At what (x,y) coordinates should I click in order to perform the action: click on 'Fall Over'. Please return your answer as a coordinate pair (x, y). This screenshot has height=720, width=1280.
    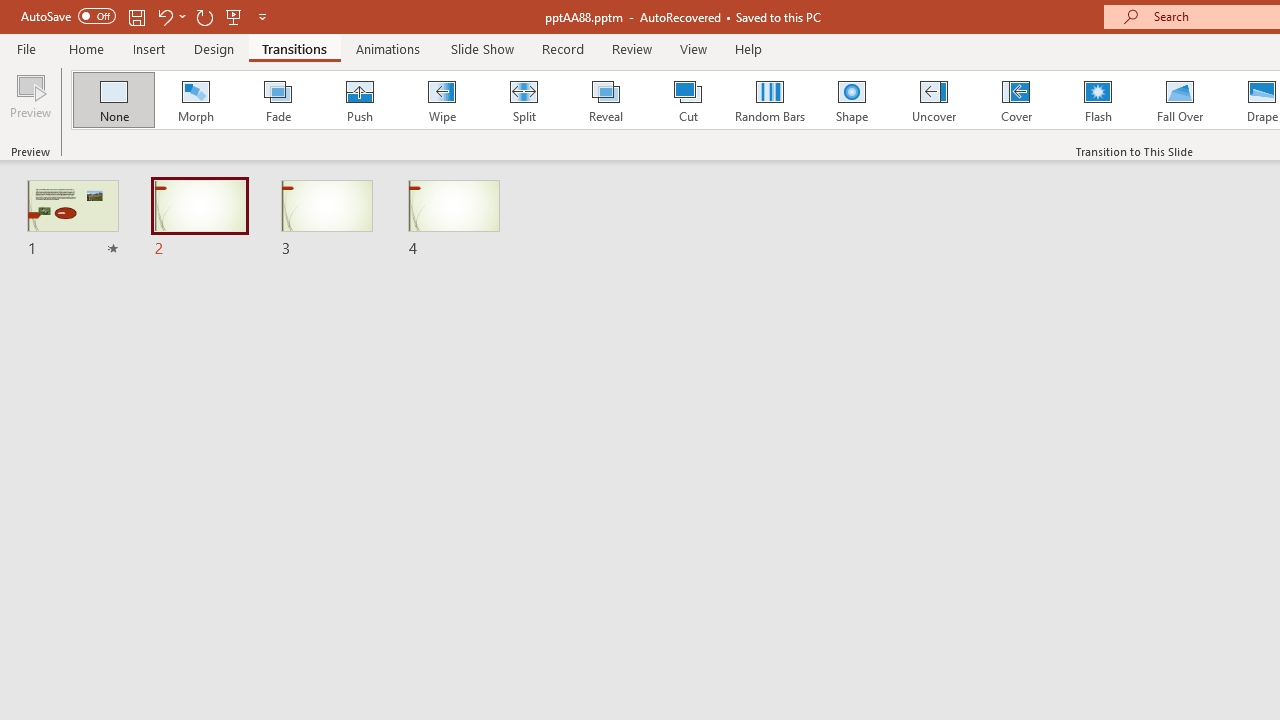
    Looking at the image, I should click on (1180, 100).